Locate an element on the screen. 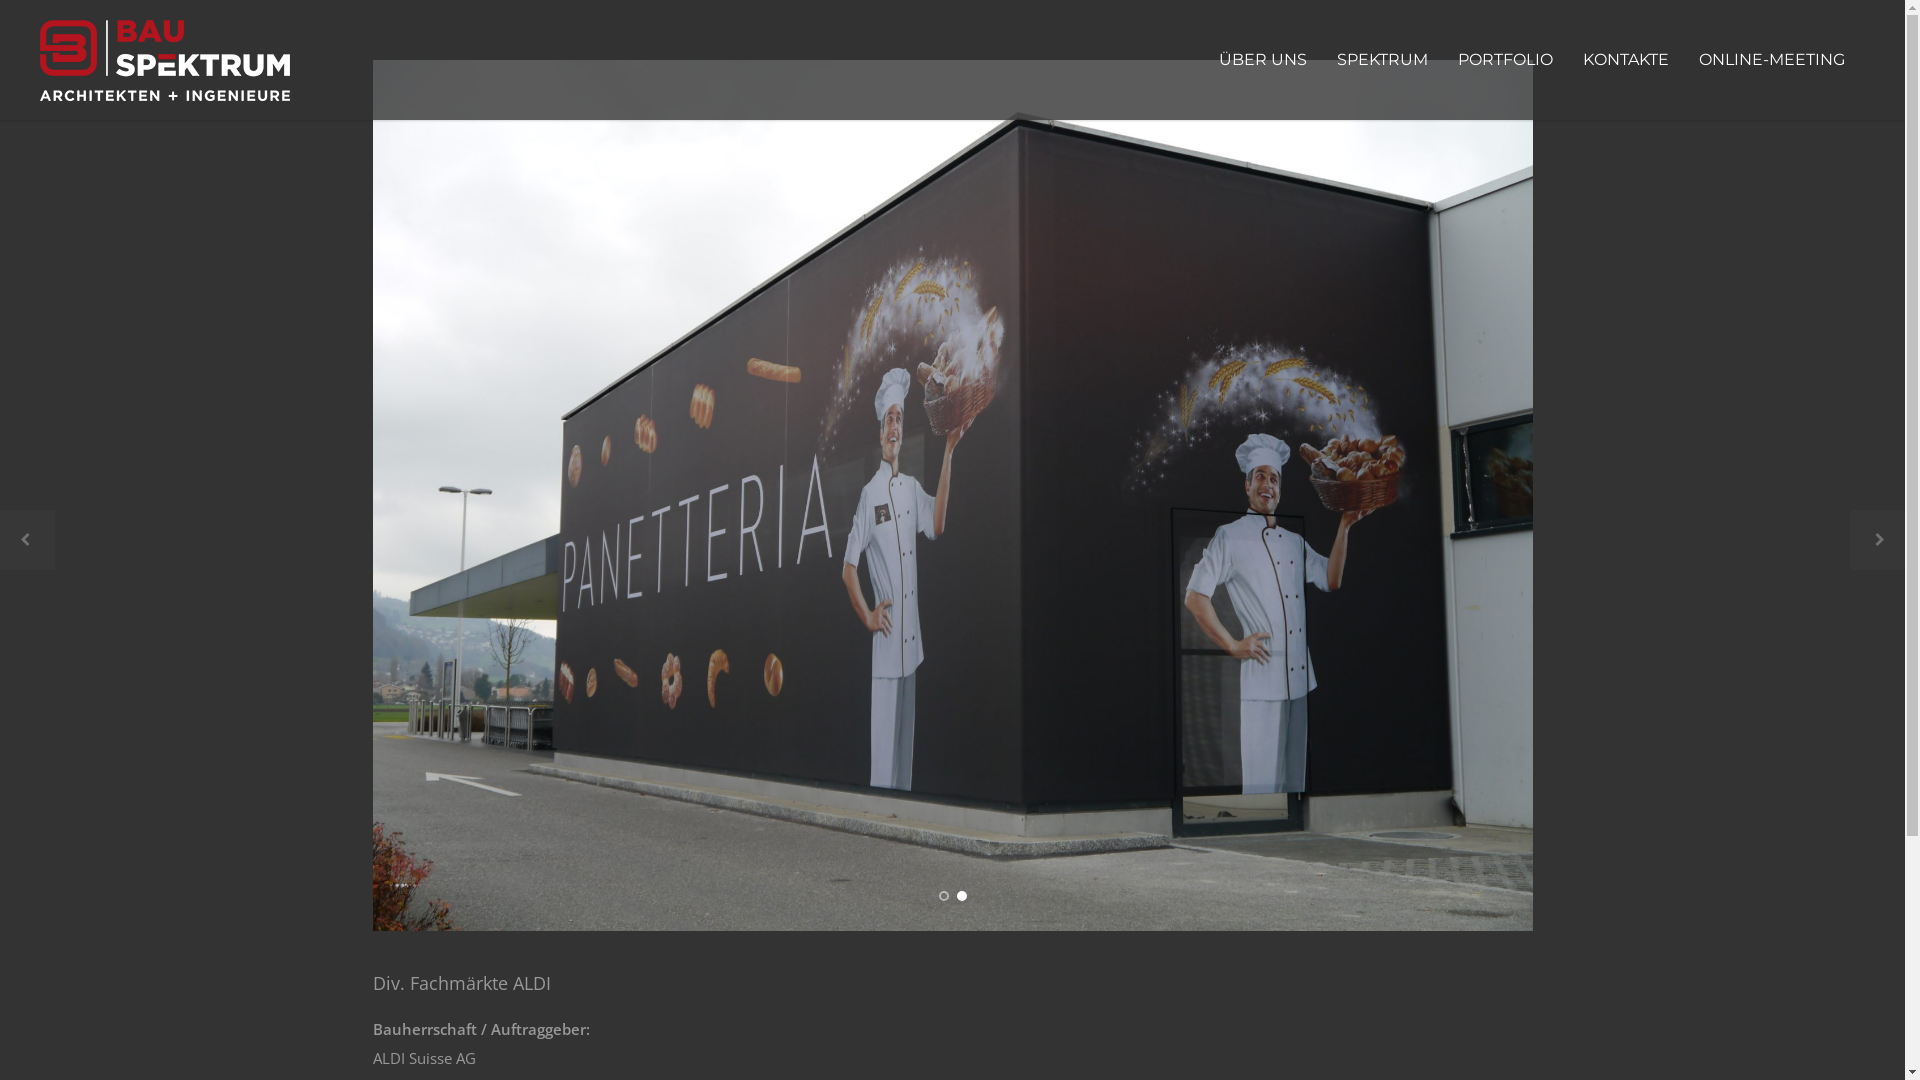  'PORTFOLIO' is located at coordinates (1443, 58).